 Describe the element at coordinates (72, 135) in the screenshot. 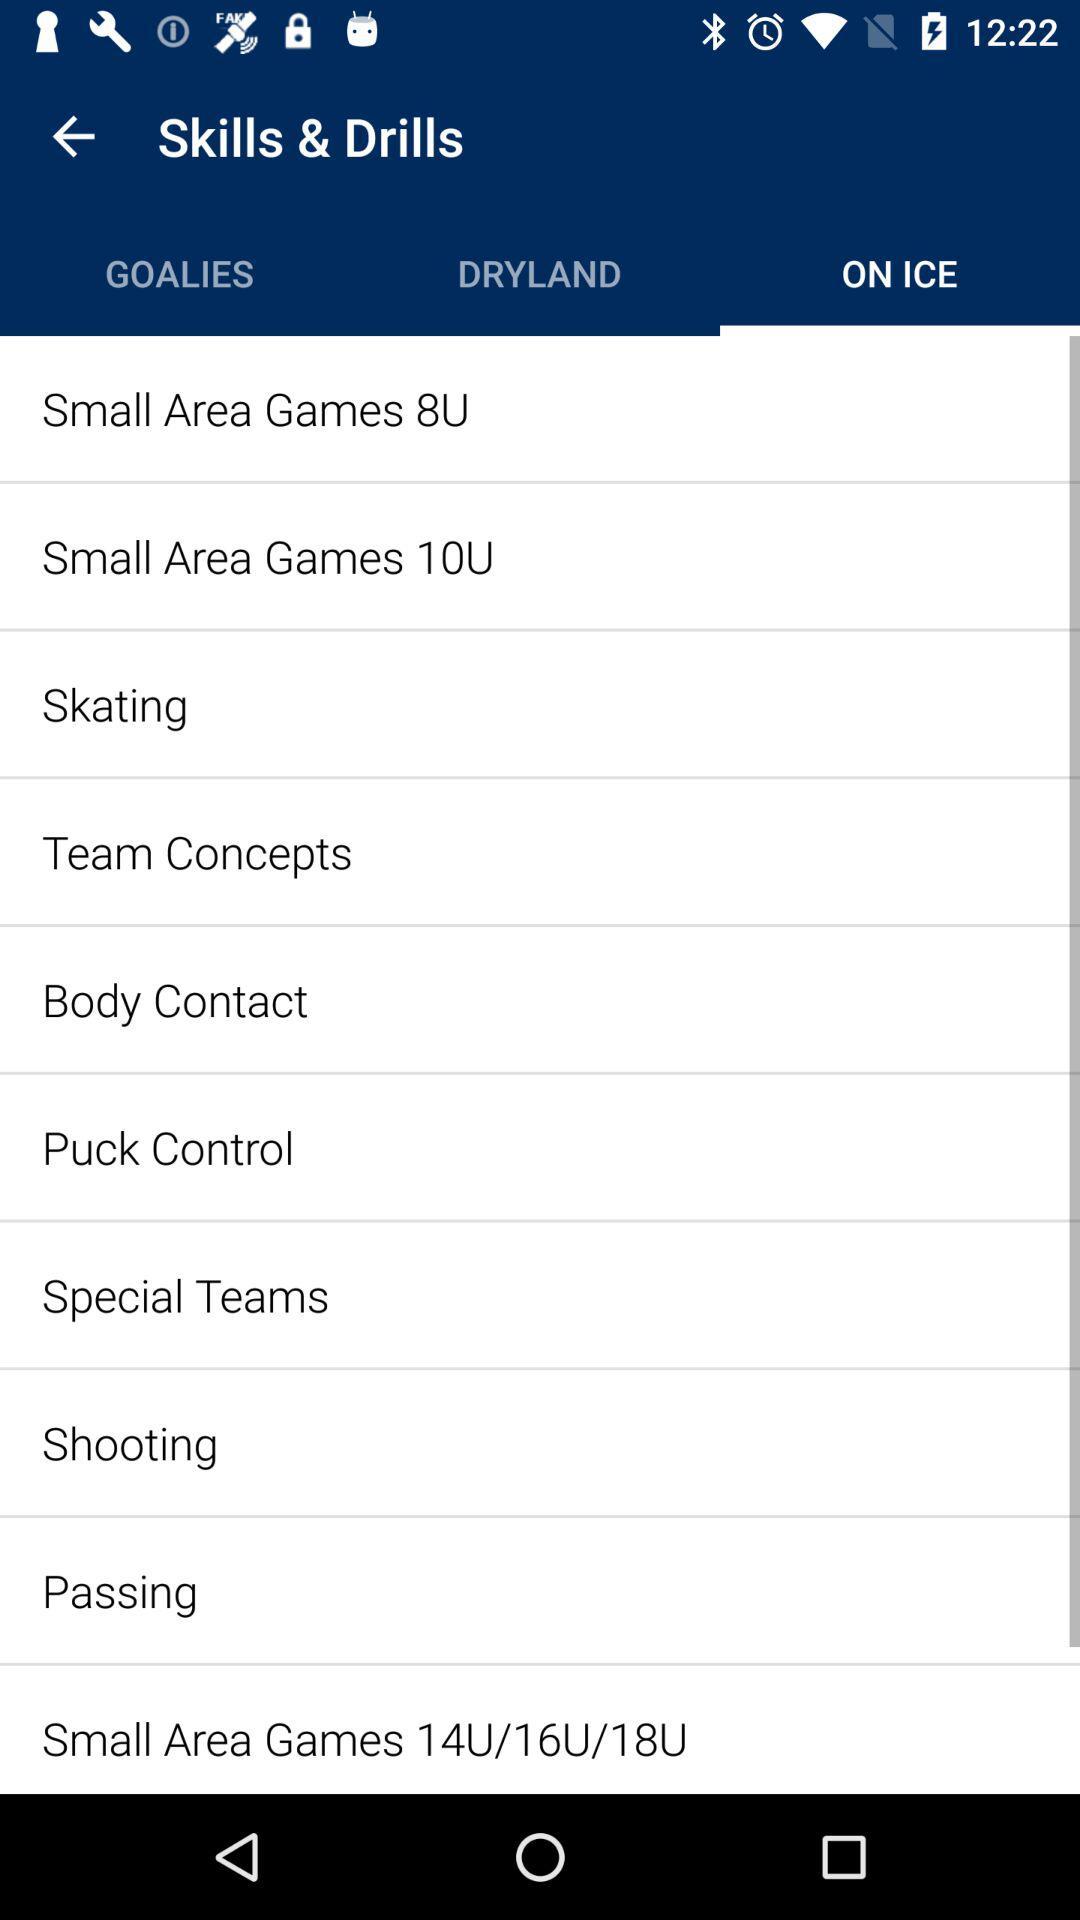

I see `item above goalies icon` at that location.